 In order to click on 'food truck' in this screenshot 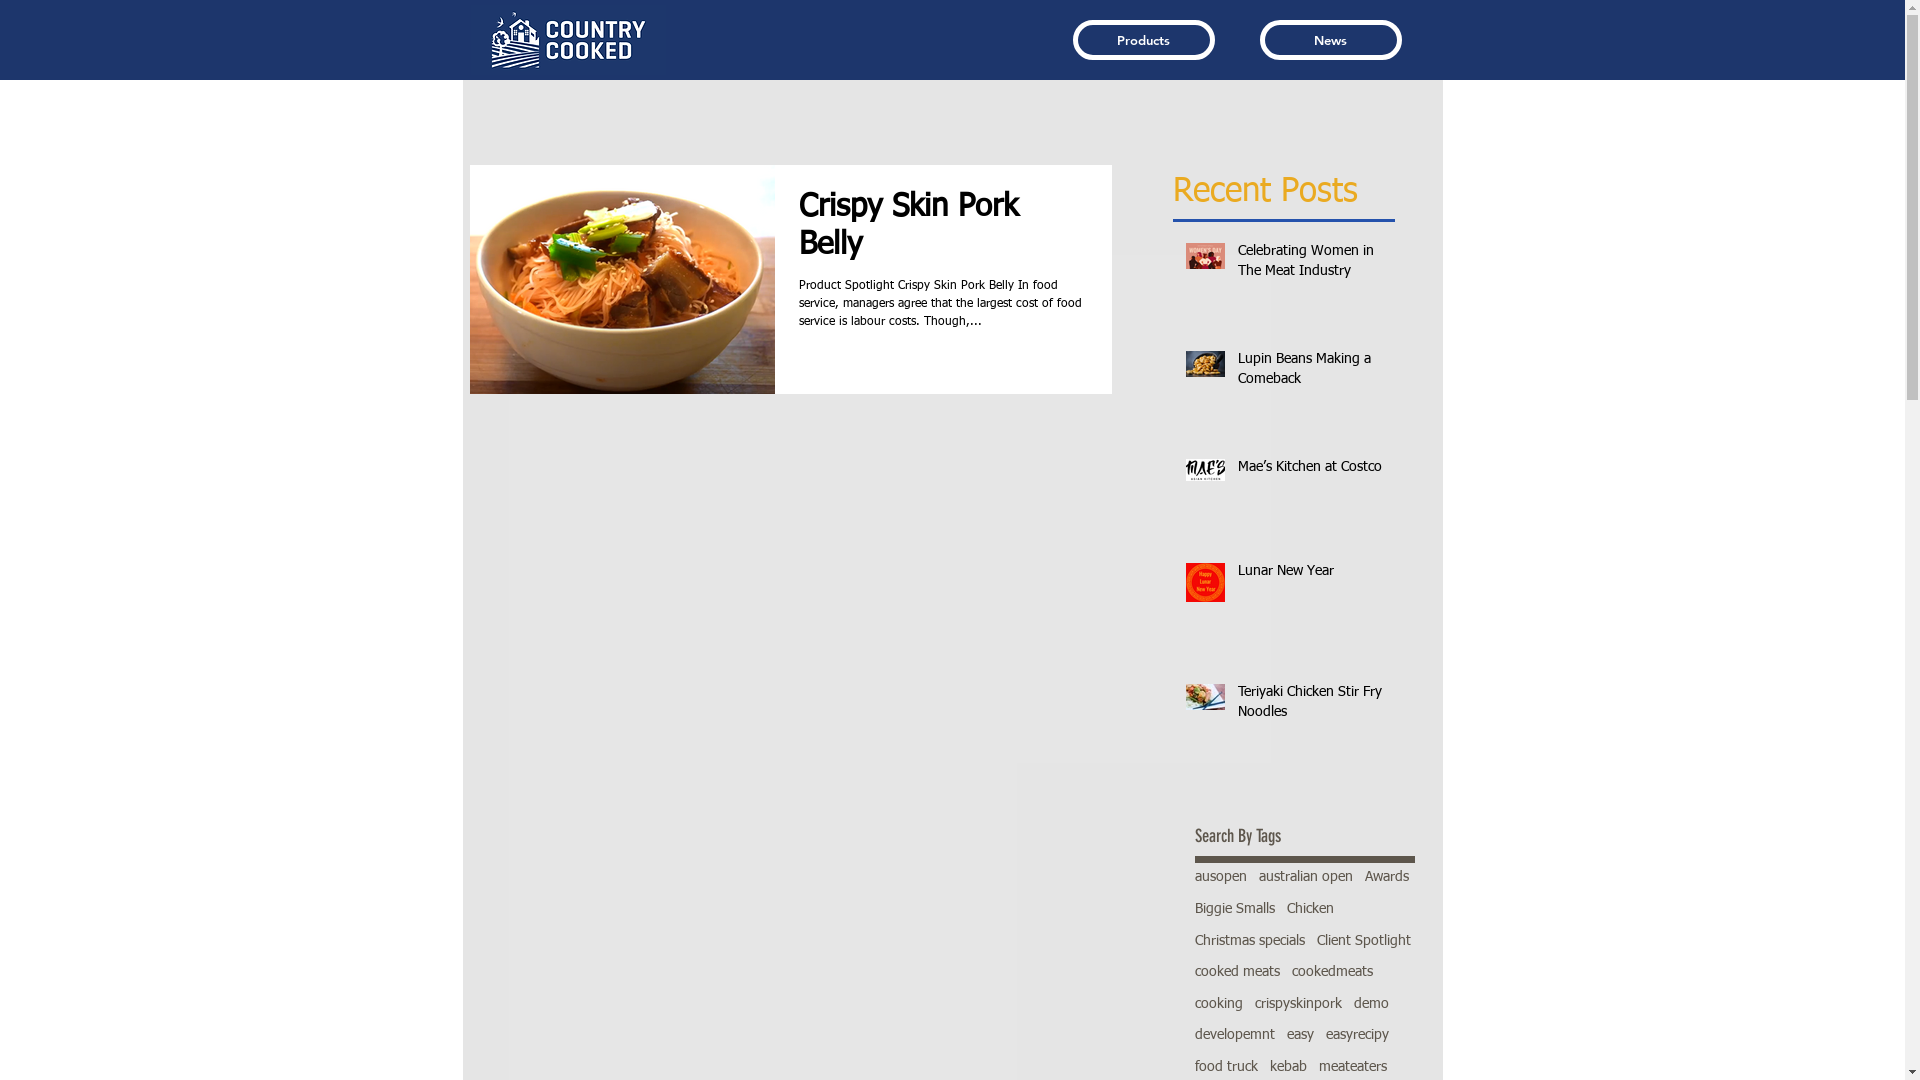, I will do `click(1224, 1067)`.